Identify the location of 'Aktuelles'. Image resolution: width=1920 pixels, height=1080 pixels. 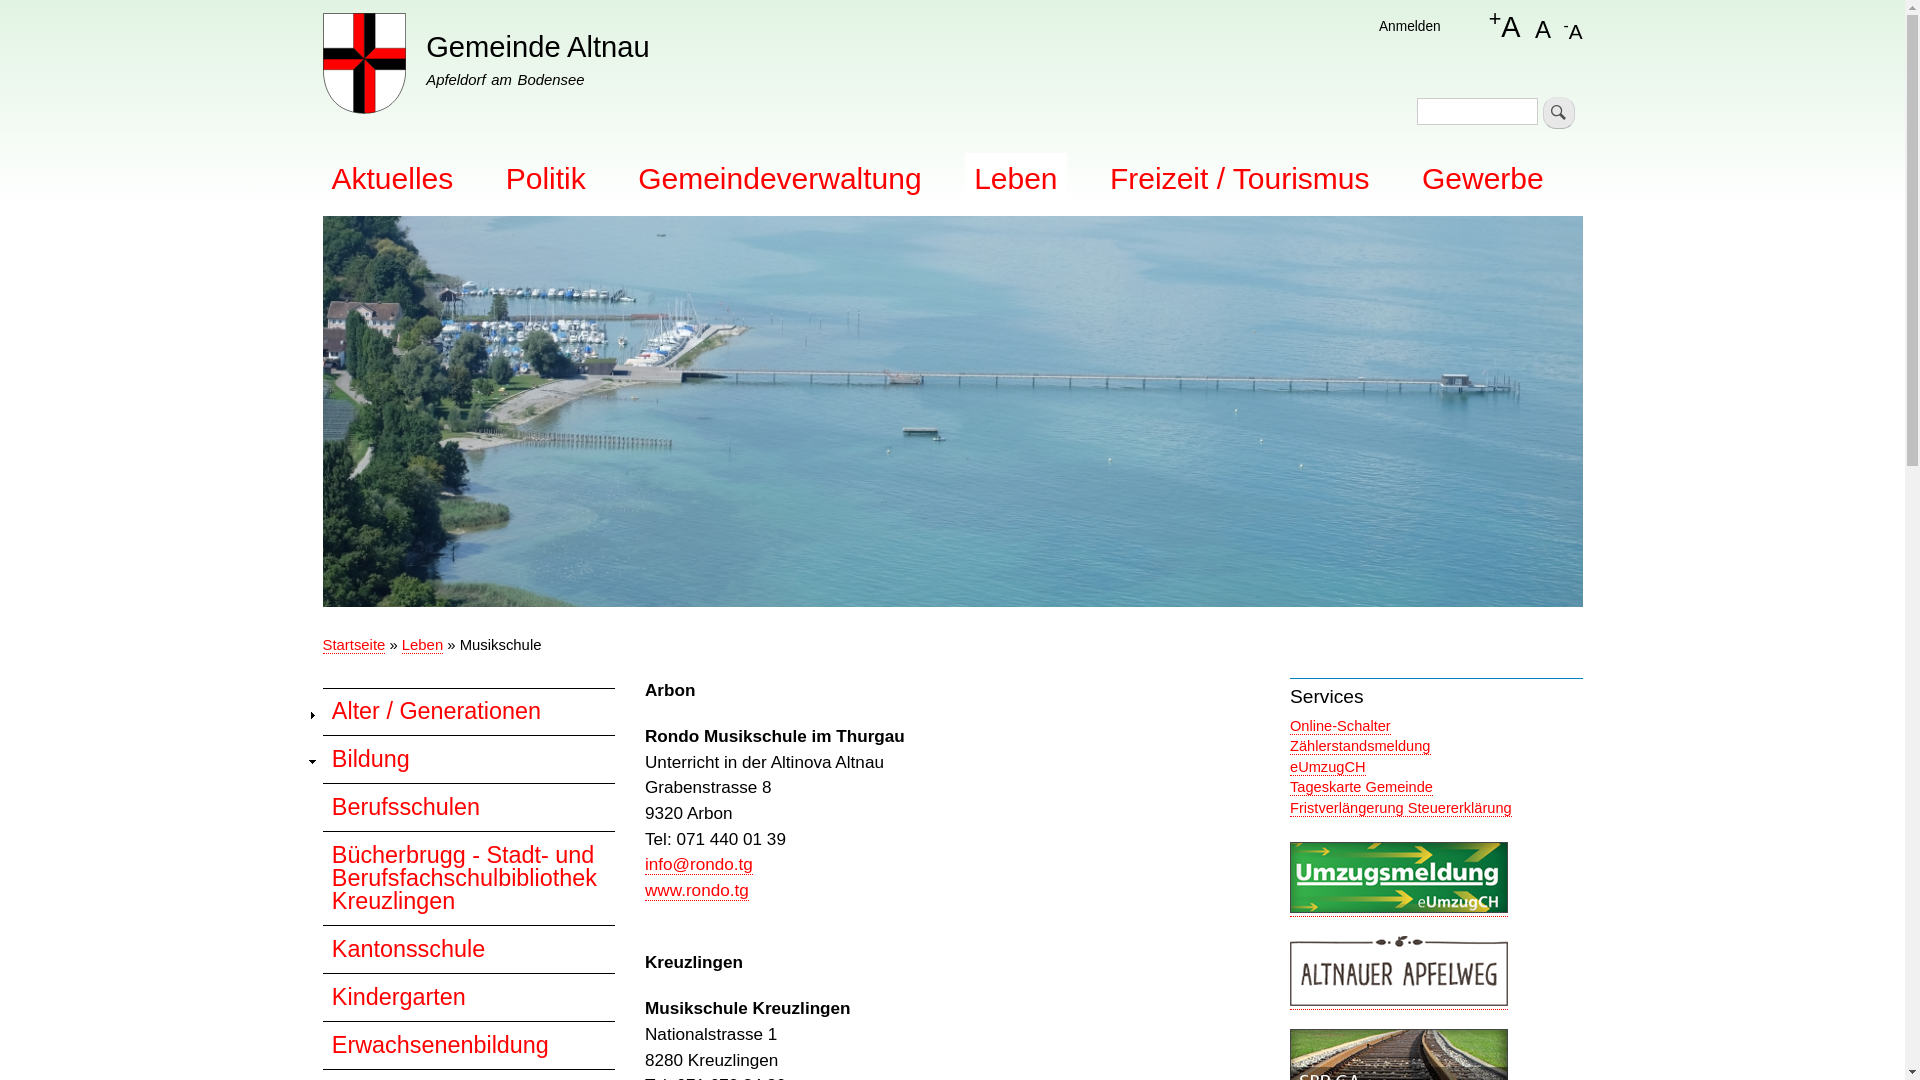
(392, 177).